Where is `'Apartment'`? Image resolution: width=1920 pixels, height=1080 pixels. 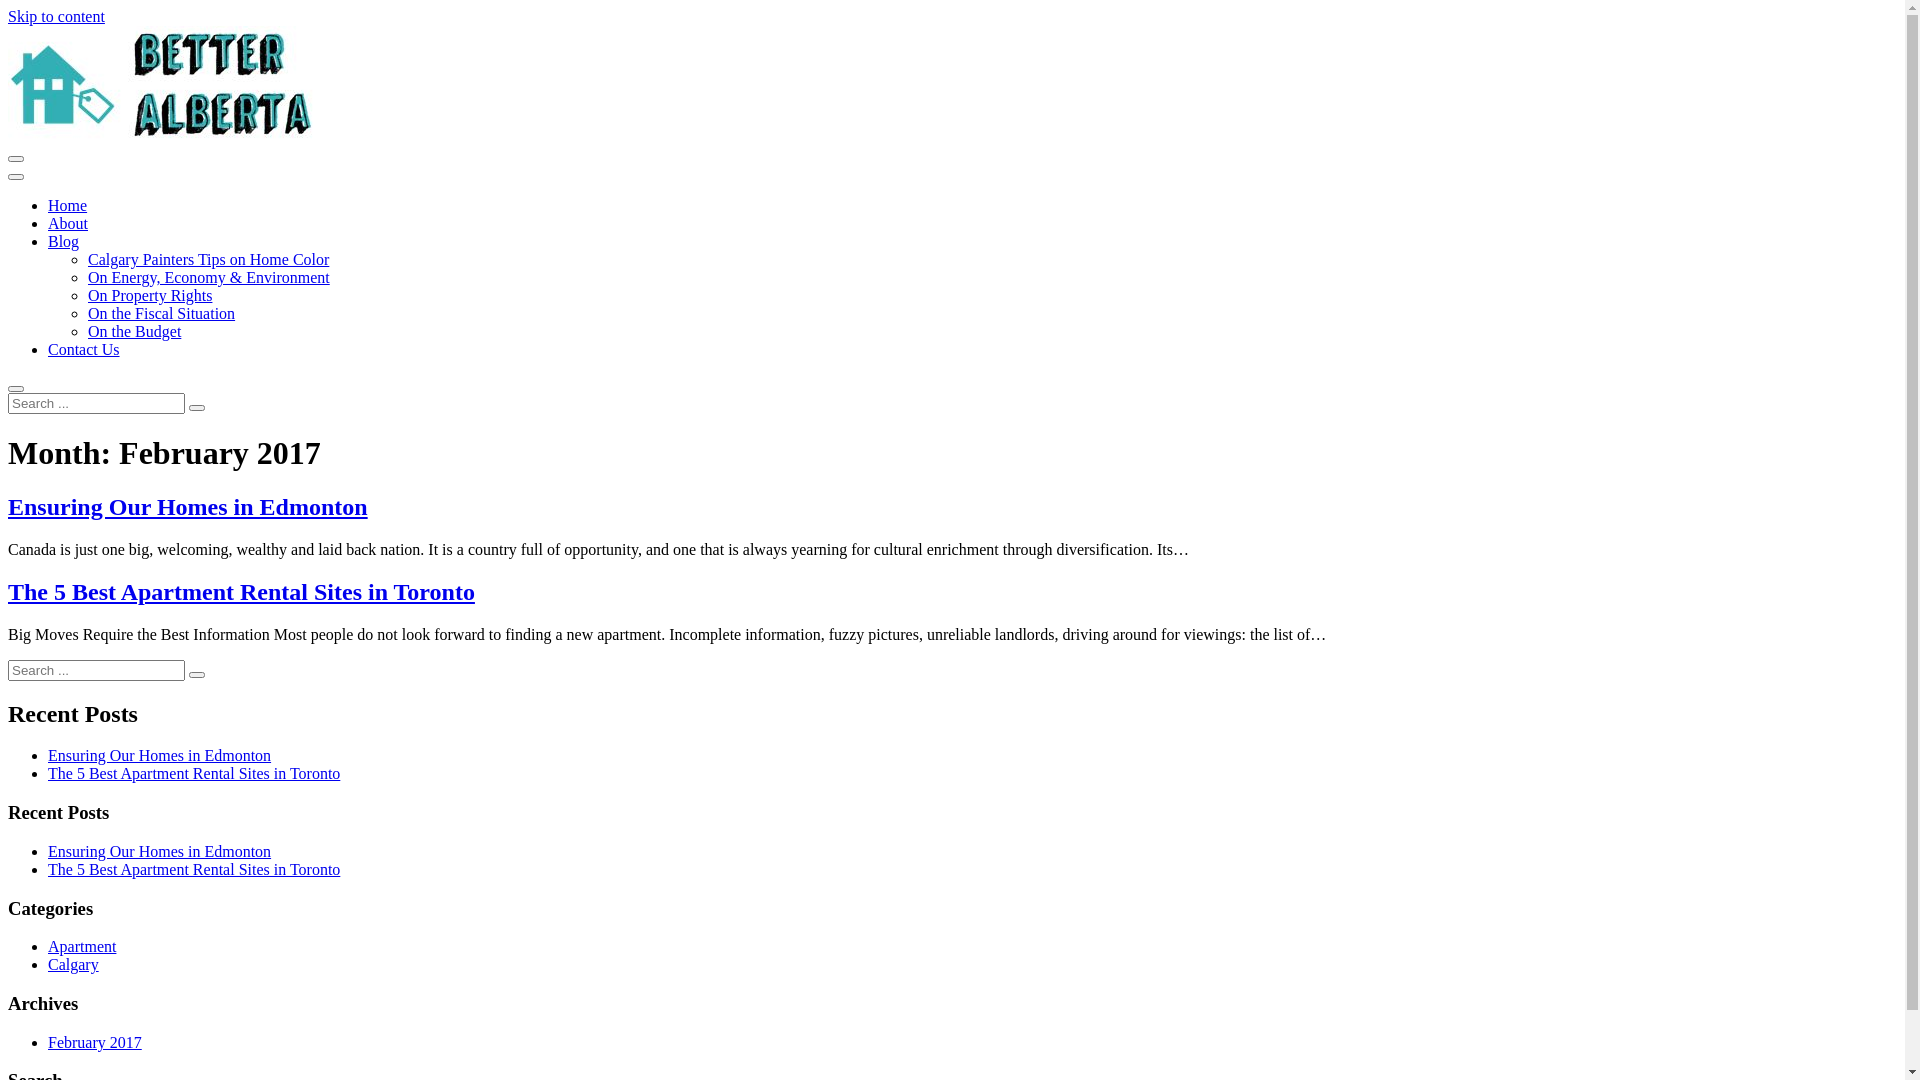
'Apartment' is located at coordinates (80, 945).